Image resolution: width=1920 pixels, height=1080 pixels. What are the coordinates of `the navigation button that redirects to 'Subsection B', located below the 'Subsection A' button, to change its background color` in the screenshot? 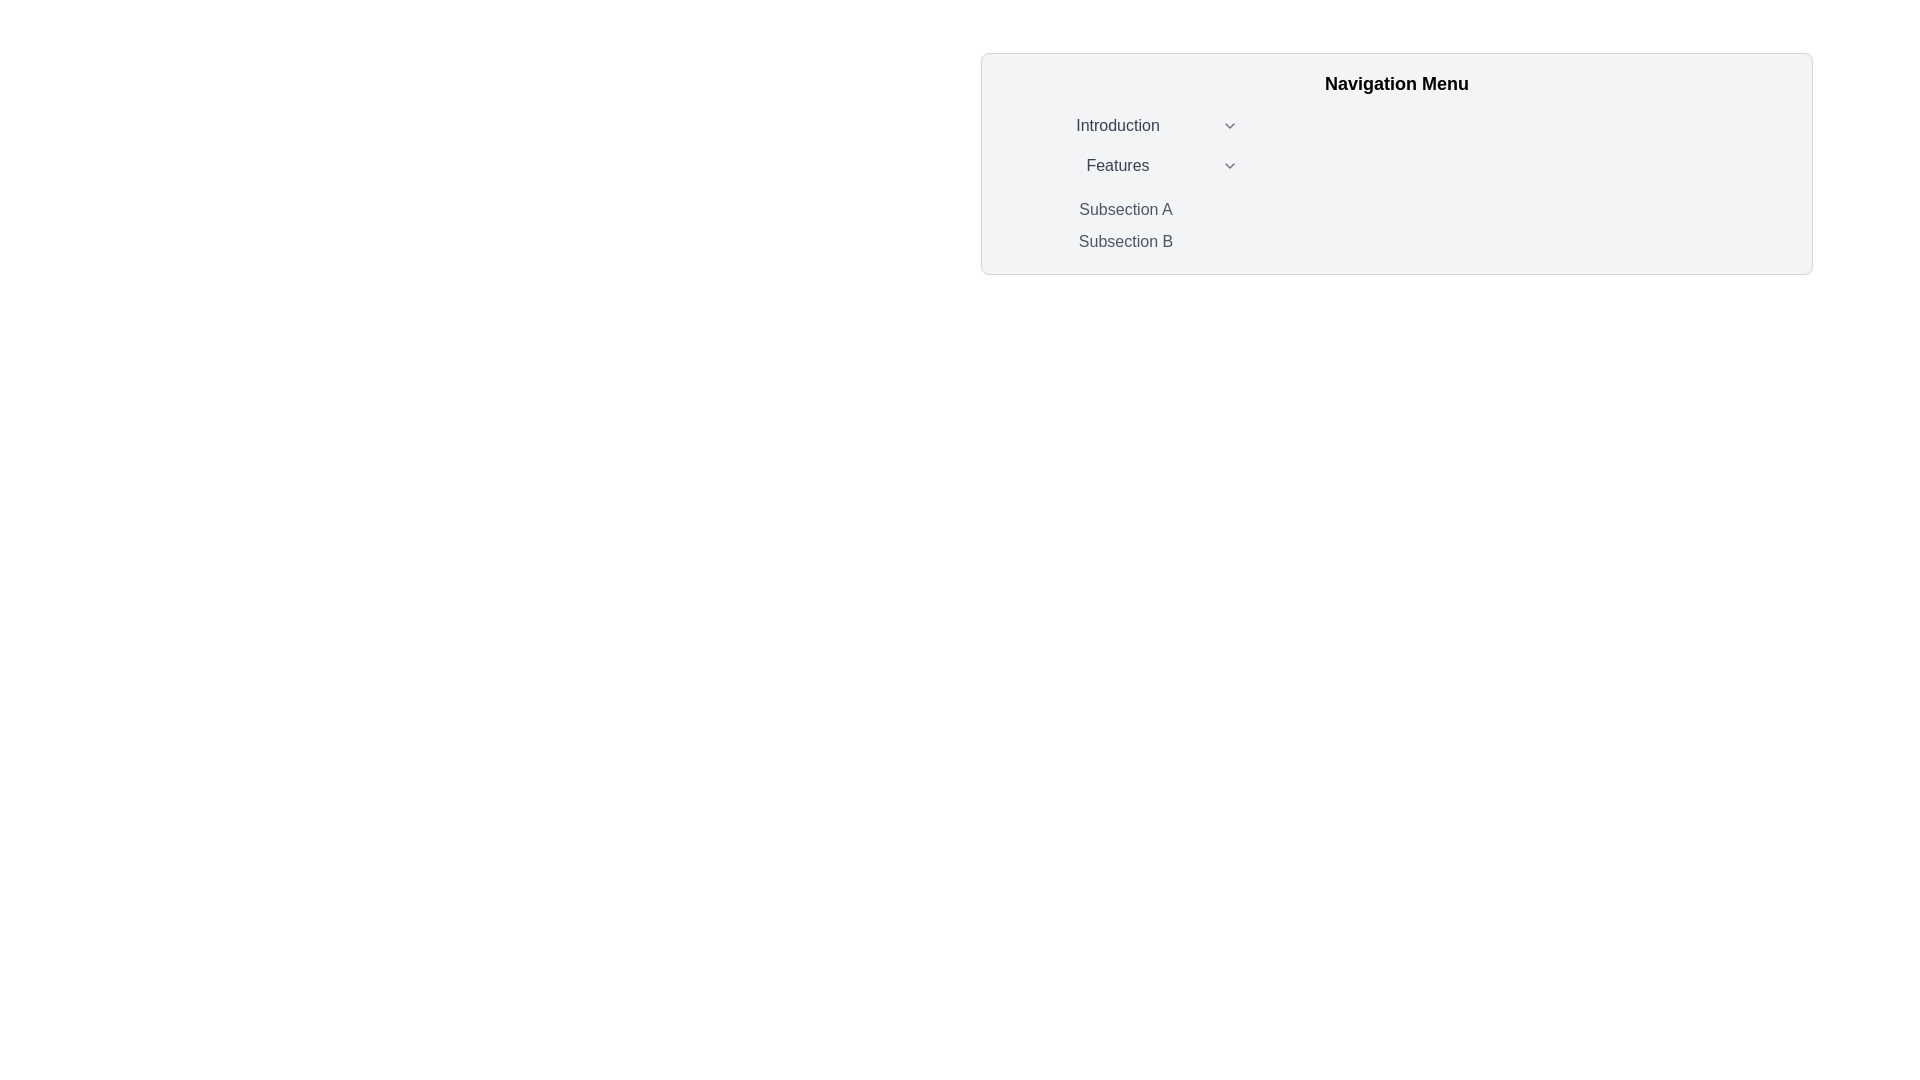 It's located at (1126, 241).